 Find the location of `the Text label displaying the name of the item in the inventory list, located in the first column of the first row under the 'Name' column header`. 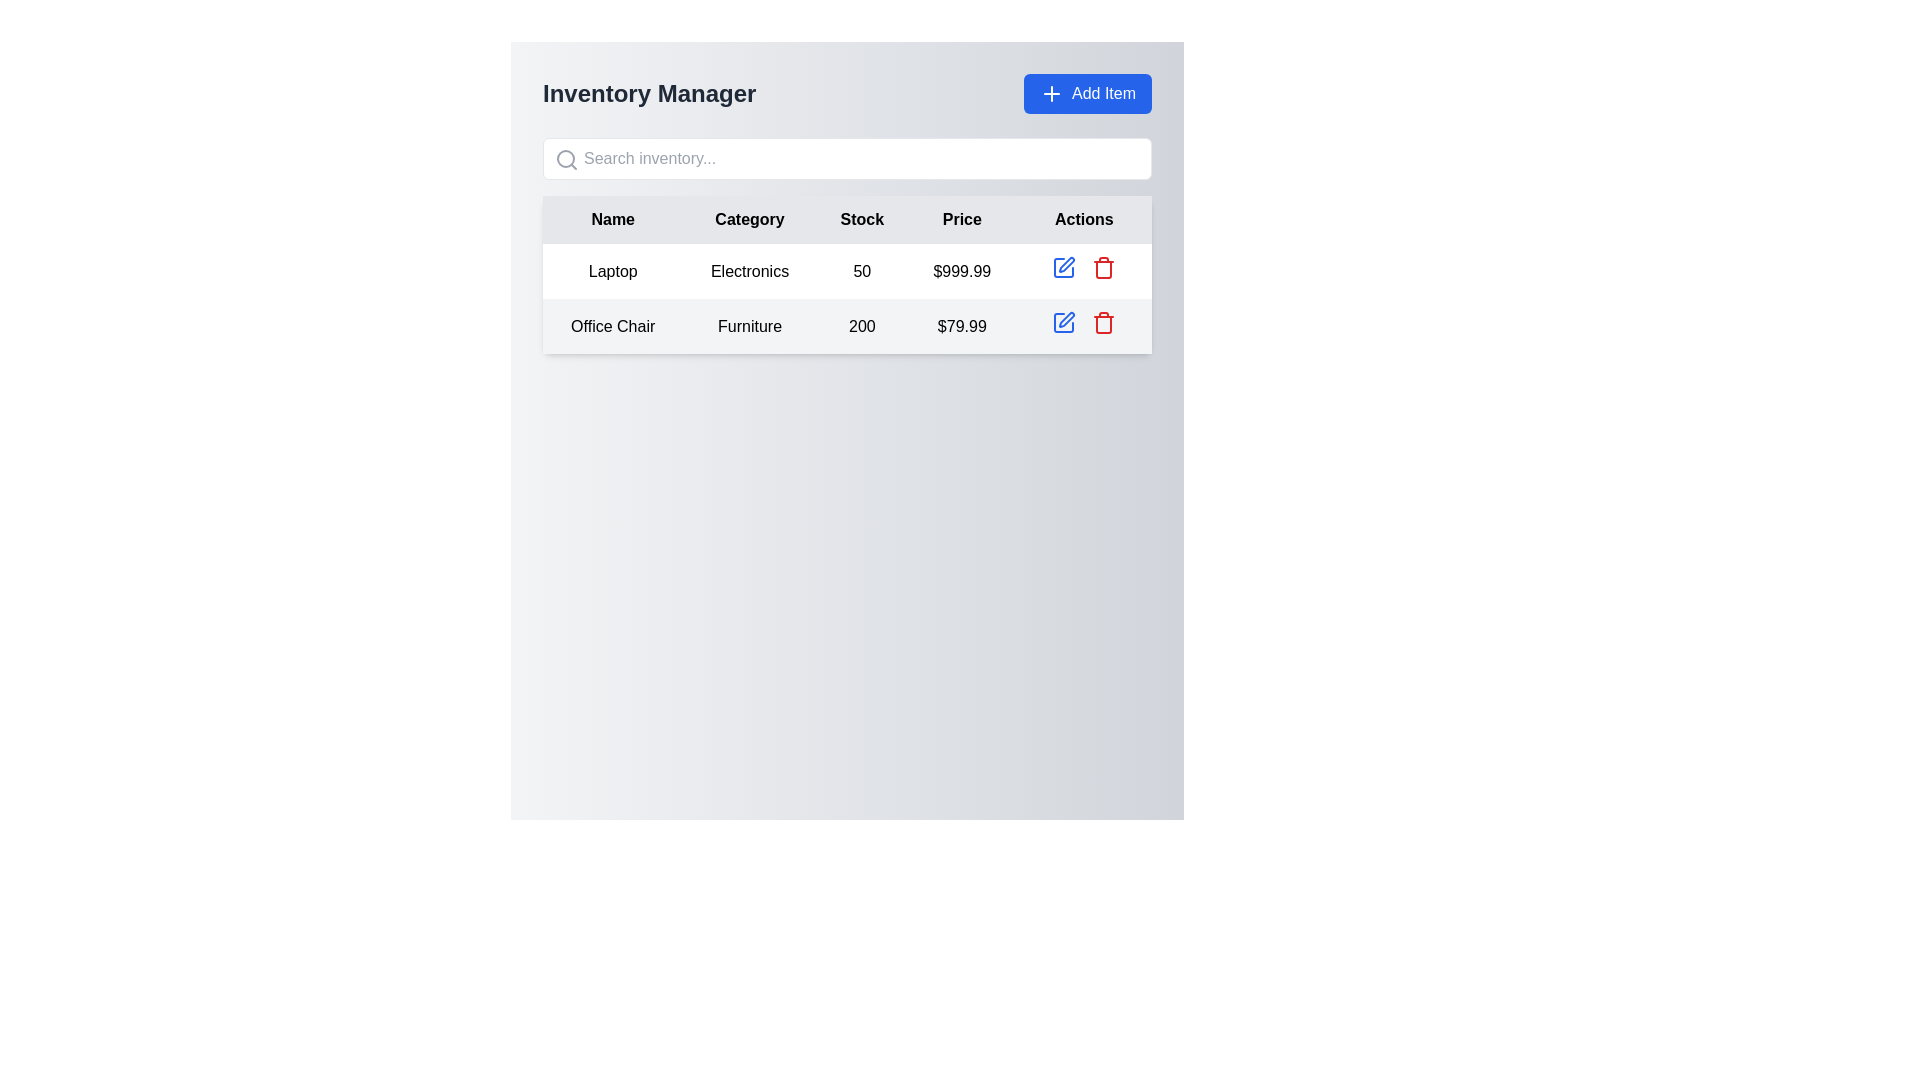

the Text label displaying the name of the item in the inventory list, located in the first column of the first row under the 'Name' column header is located at coordinates (612, 271).